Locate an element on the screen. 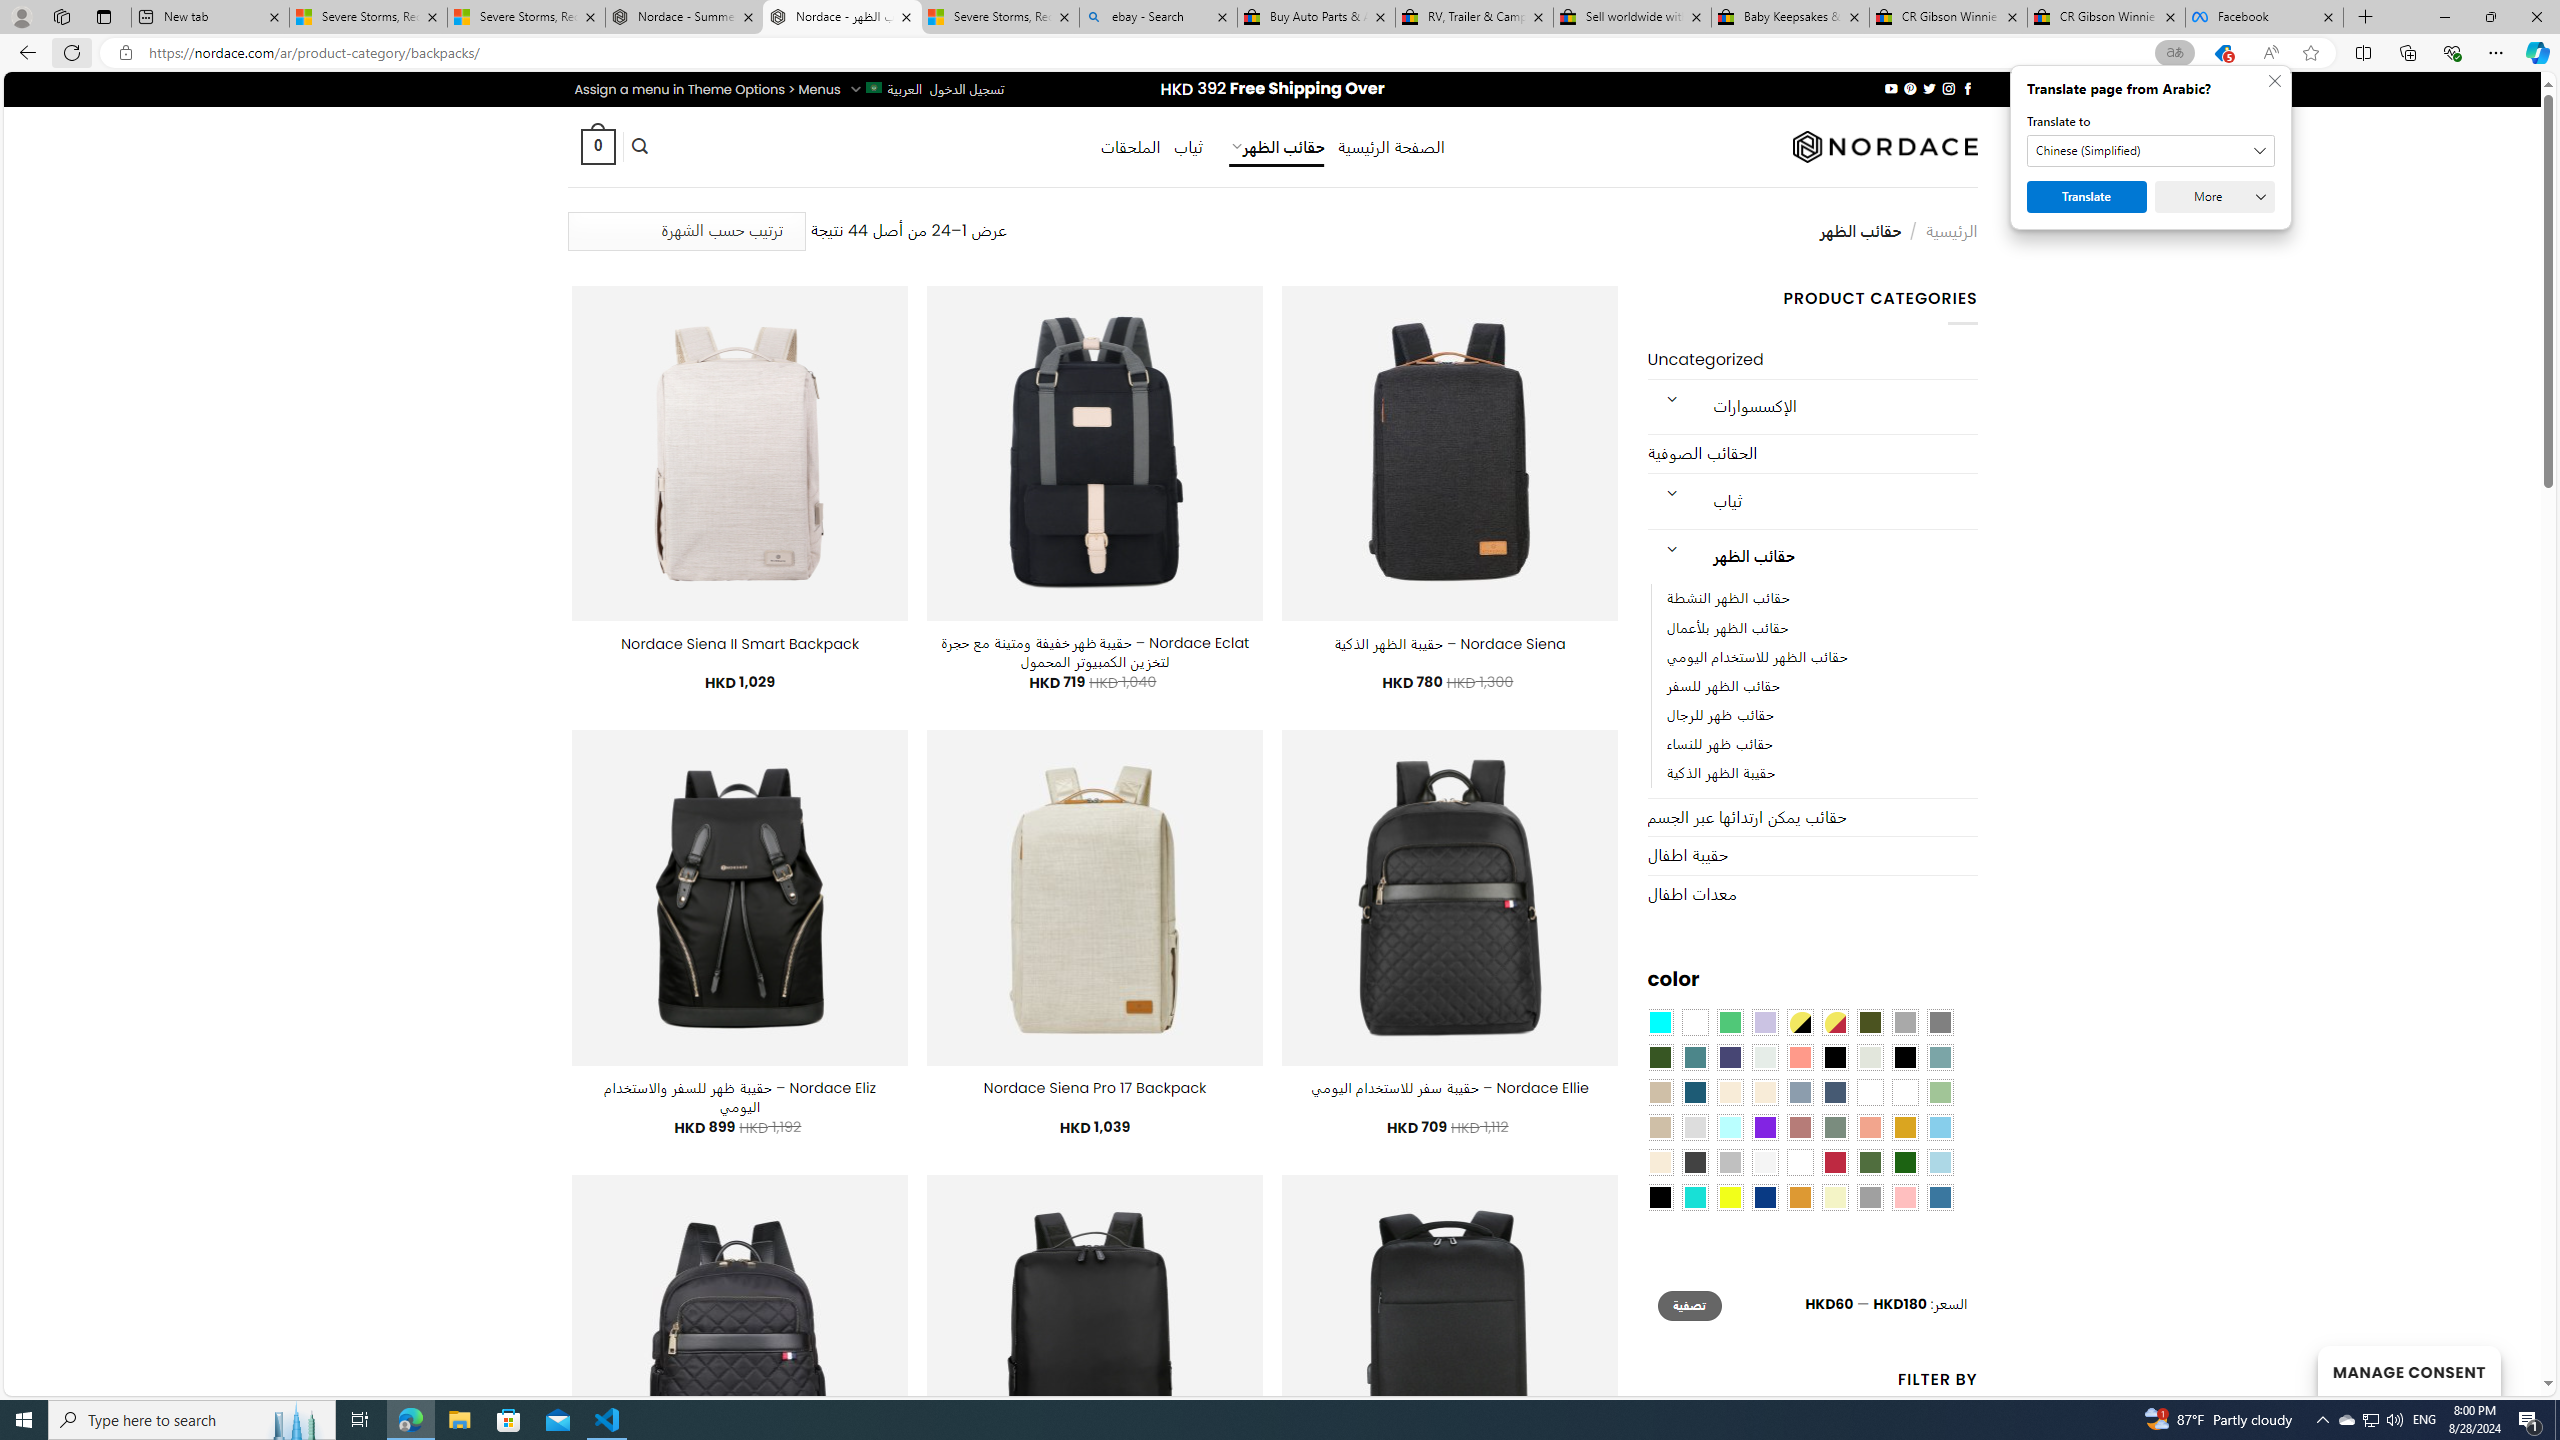 The image size is (2560, 1440). 'Black-Brown' is located at coordinates (1903, 1057).